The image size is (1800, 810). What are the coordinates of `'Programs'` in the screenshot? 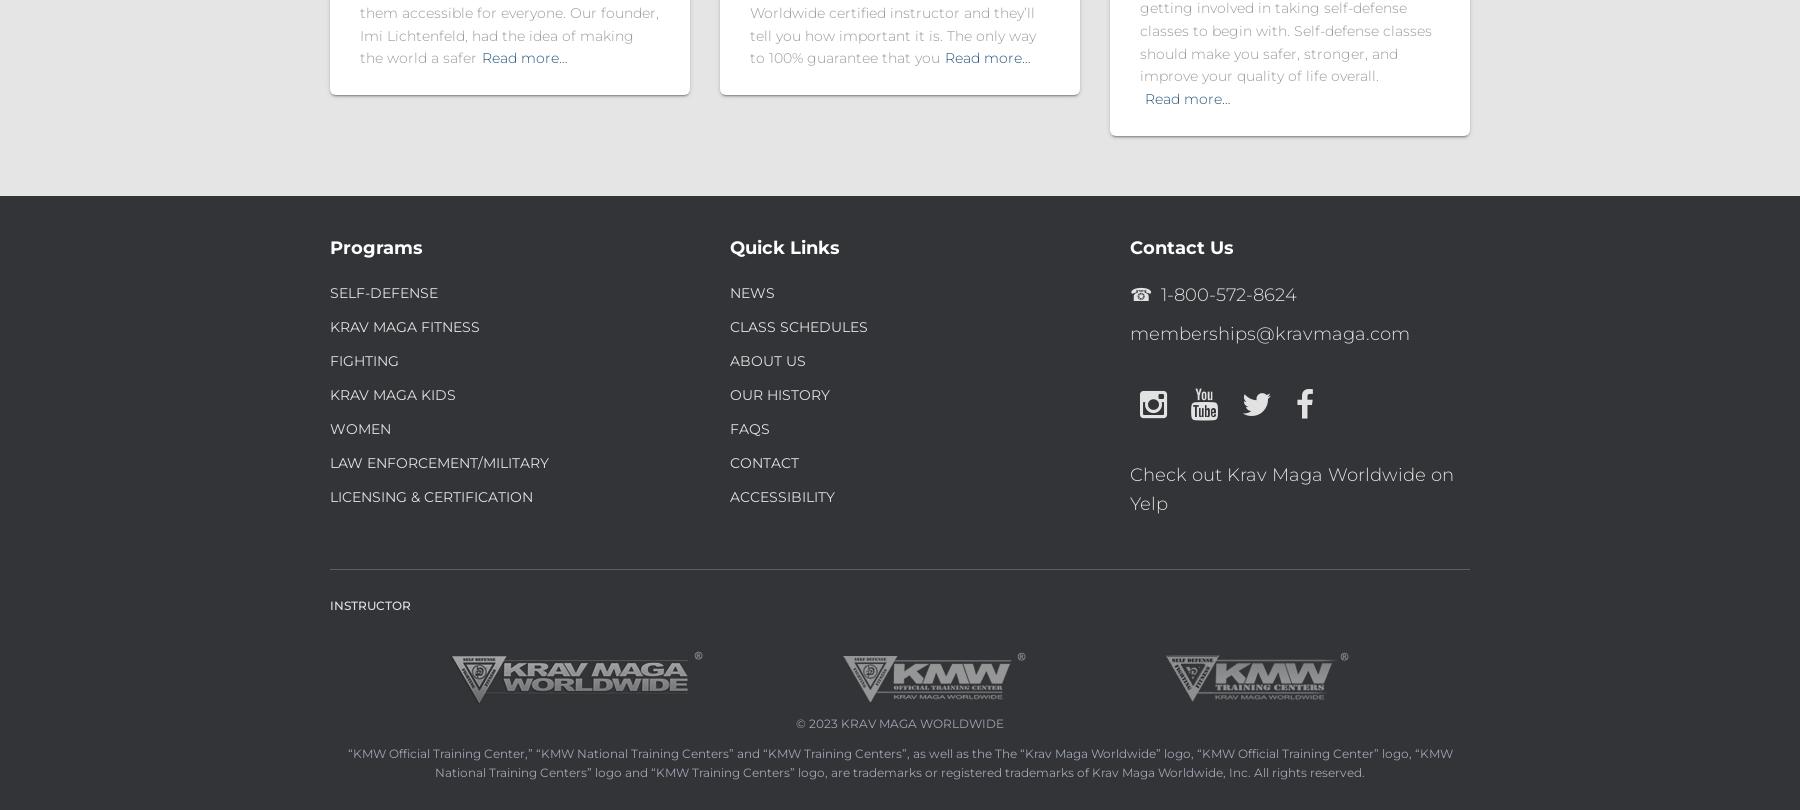 It's located at (328, 245).